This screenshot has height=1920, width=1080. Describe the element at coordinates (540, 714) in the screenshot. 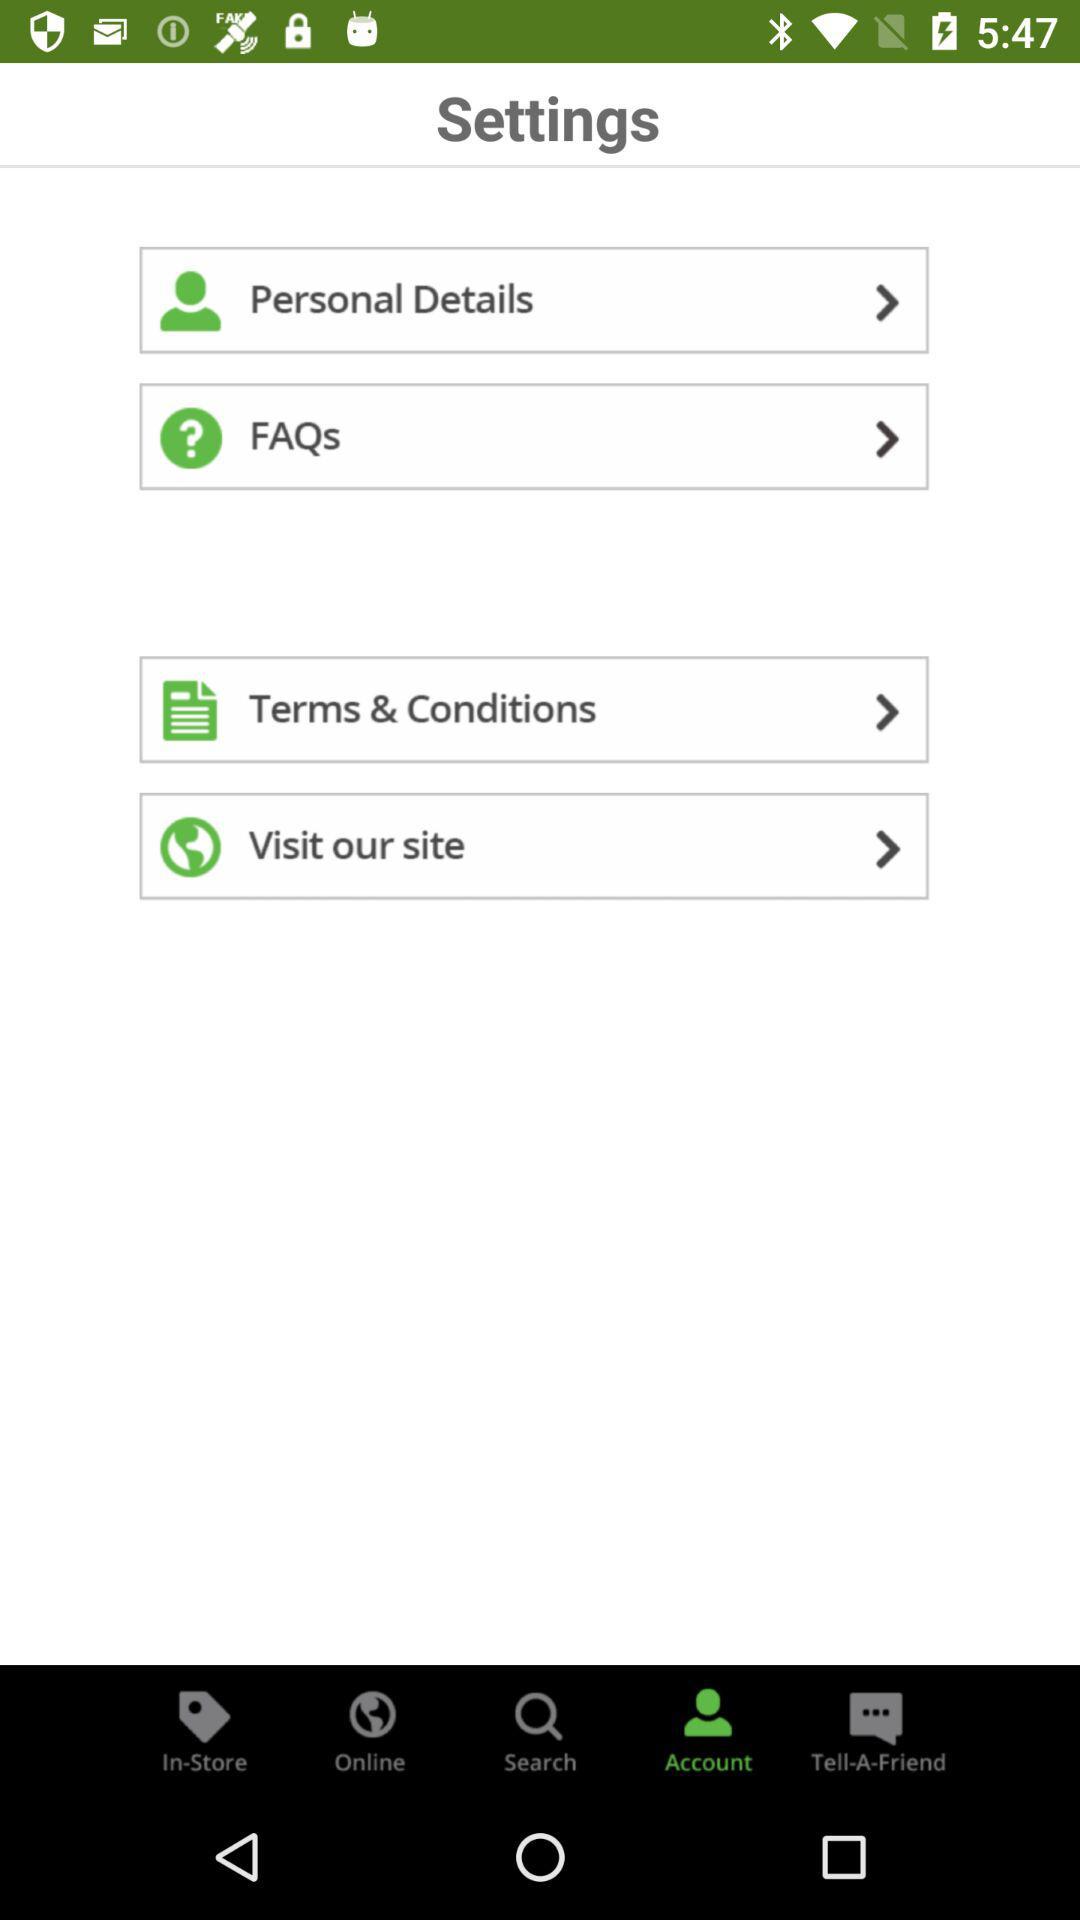

I see `terms and conditions` at that location.